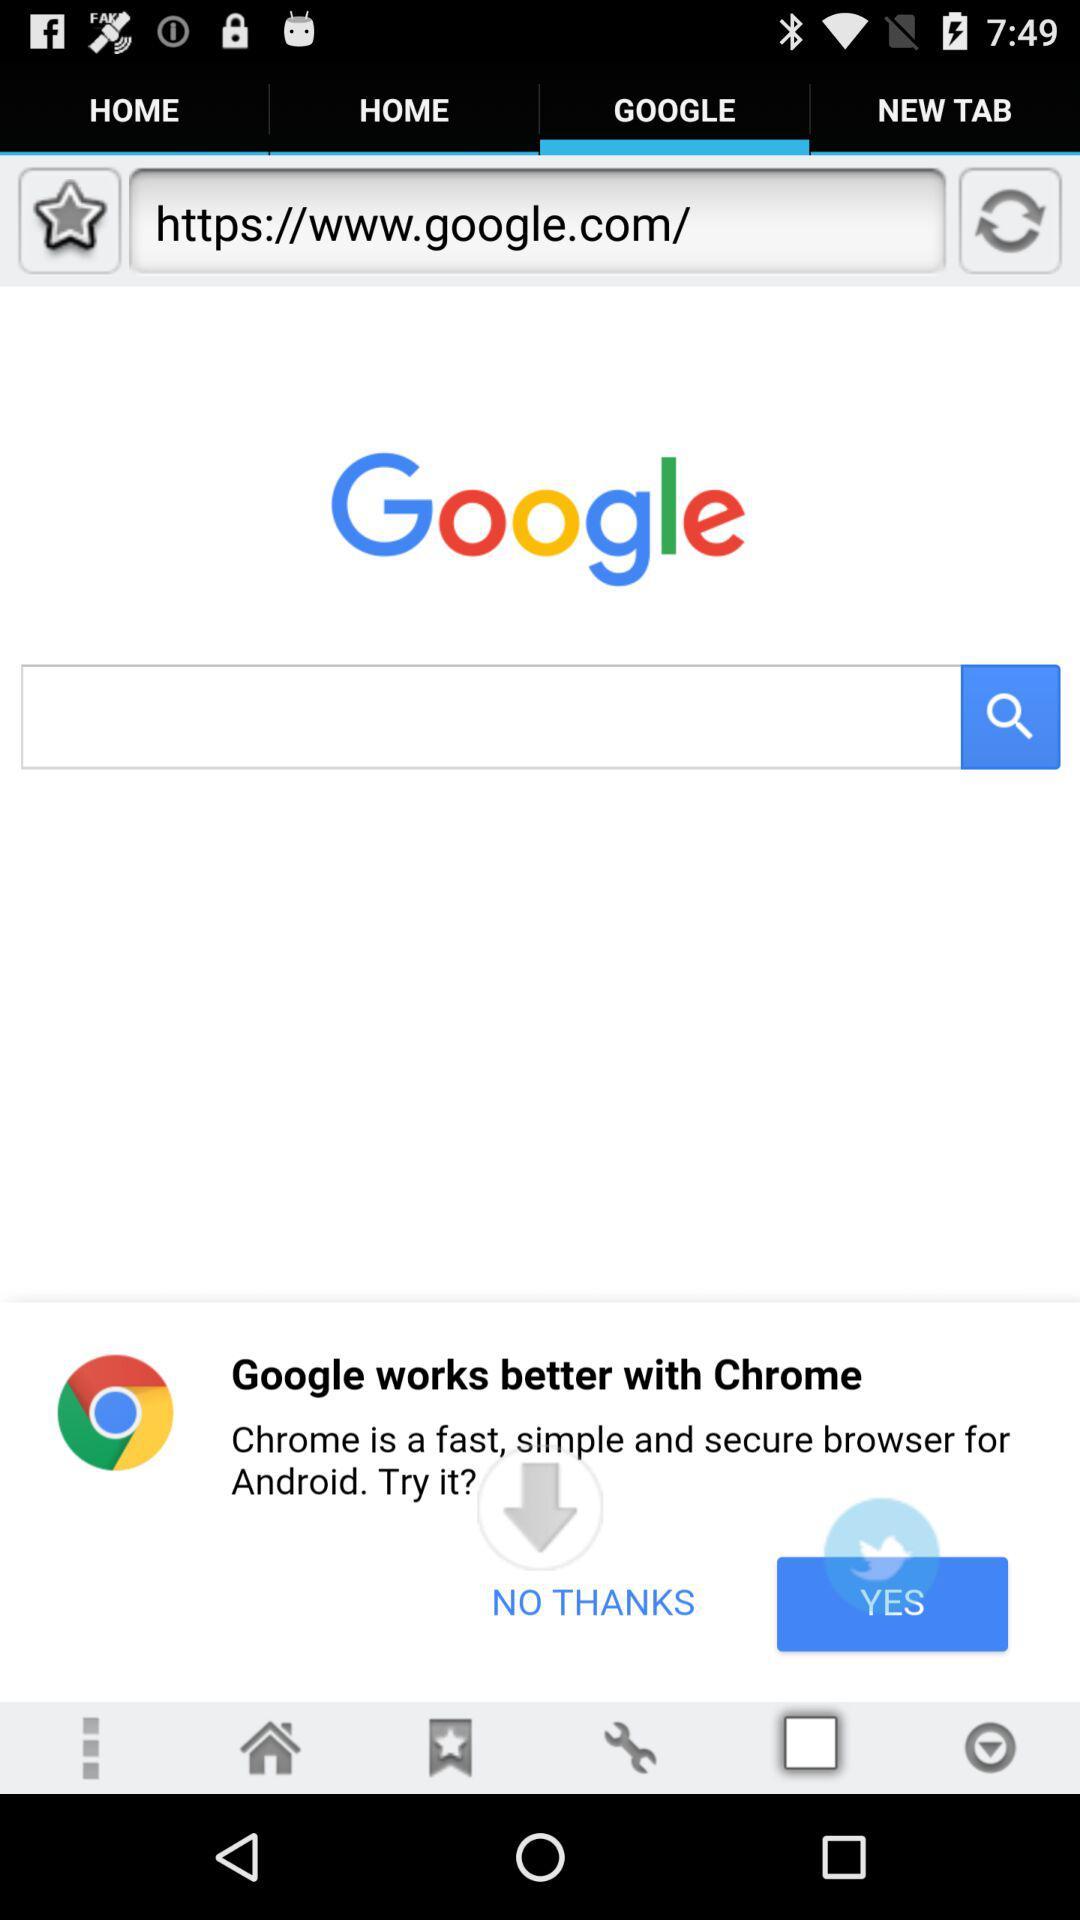  What do you see at coordinates (540, 1507) in the screenshot?
I see `app below https www google icon` at bounding box center [540, 1507].